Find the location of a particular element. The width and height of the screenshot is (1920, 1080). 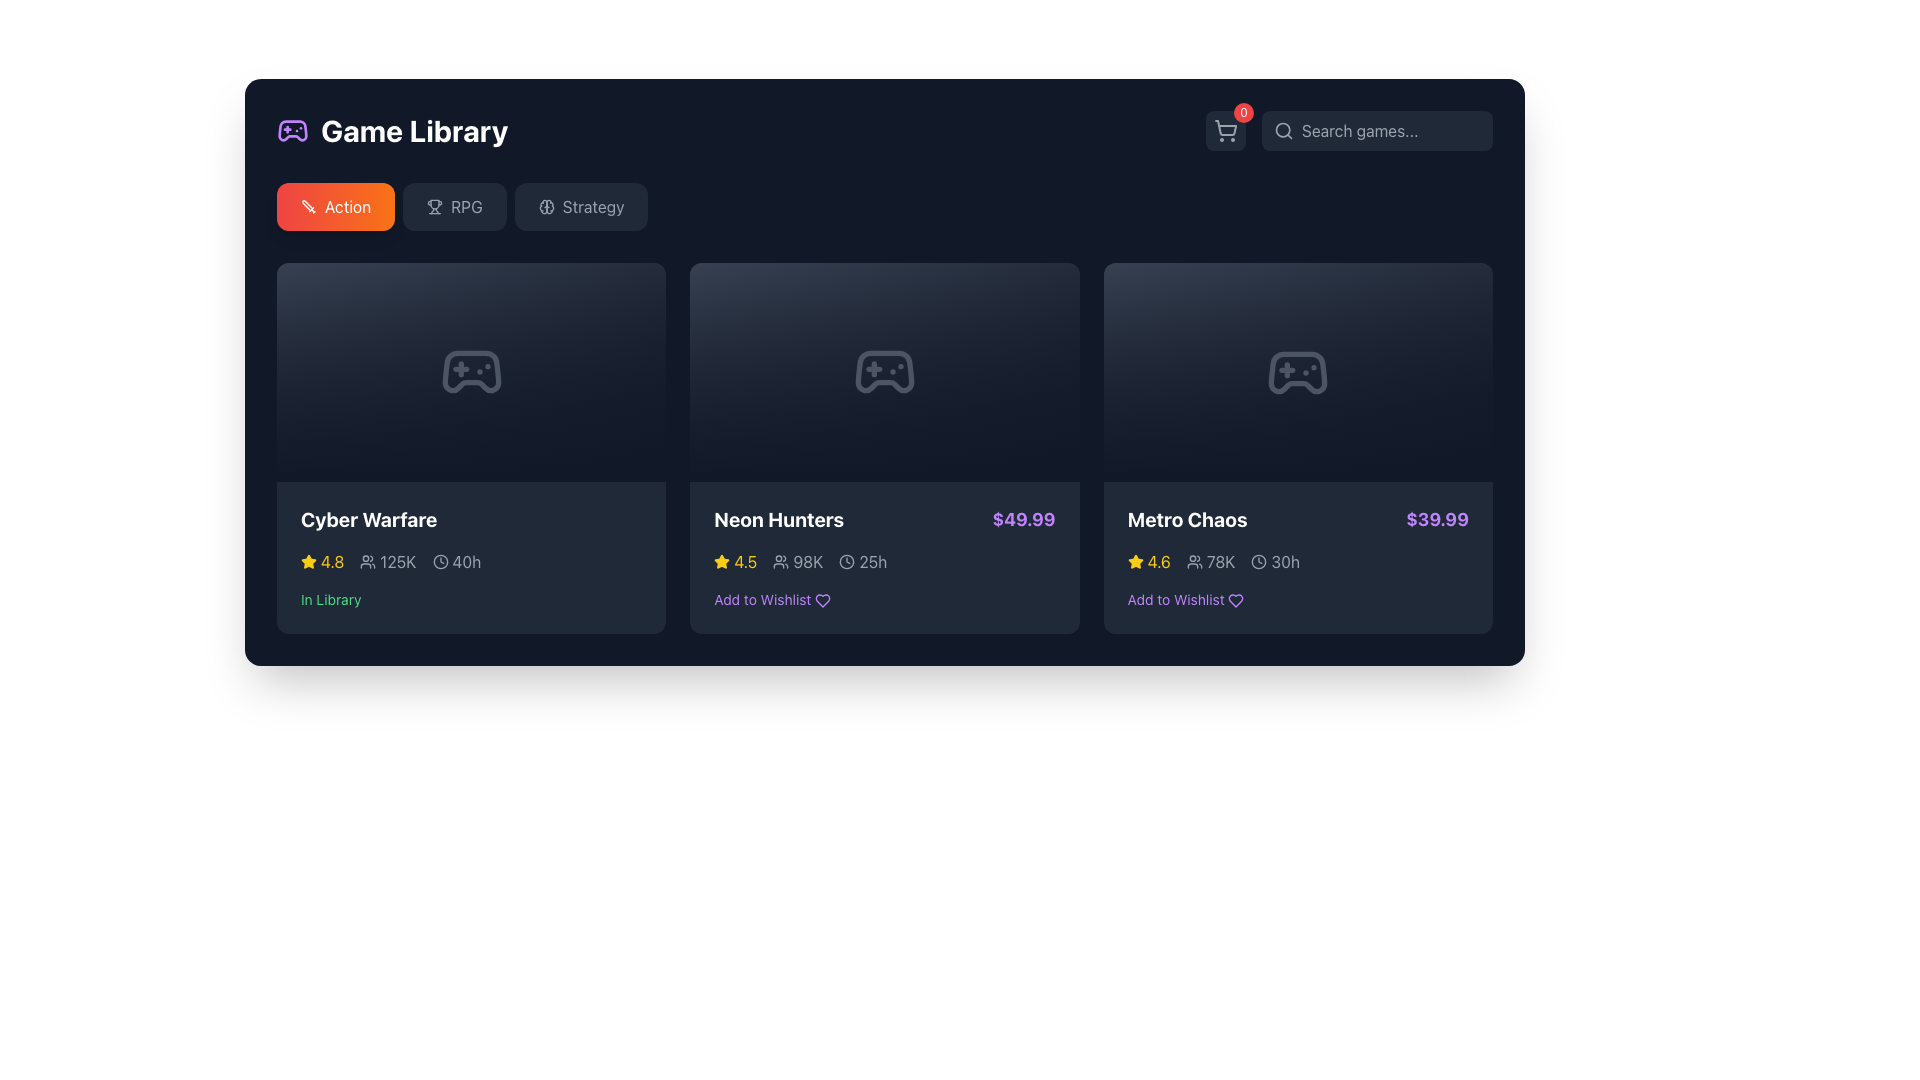

the 'In Library' text label displayed in green color below the 'Cyber Warfare' game card is located at coordinates (331, 598).